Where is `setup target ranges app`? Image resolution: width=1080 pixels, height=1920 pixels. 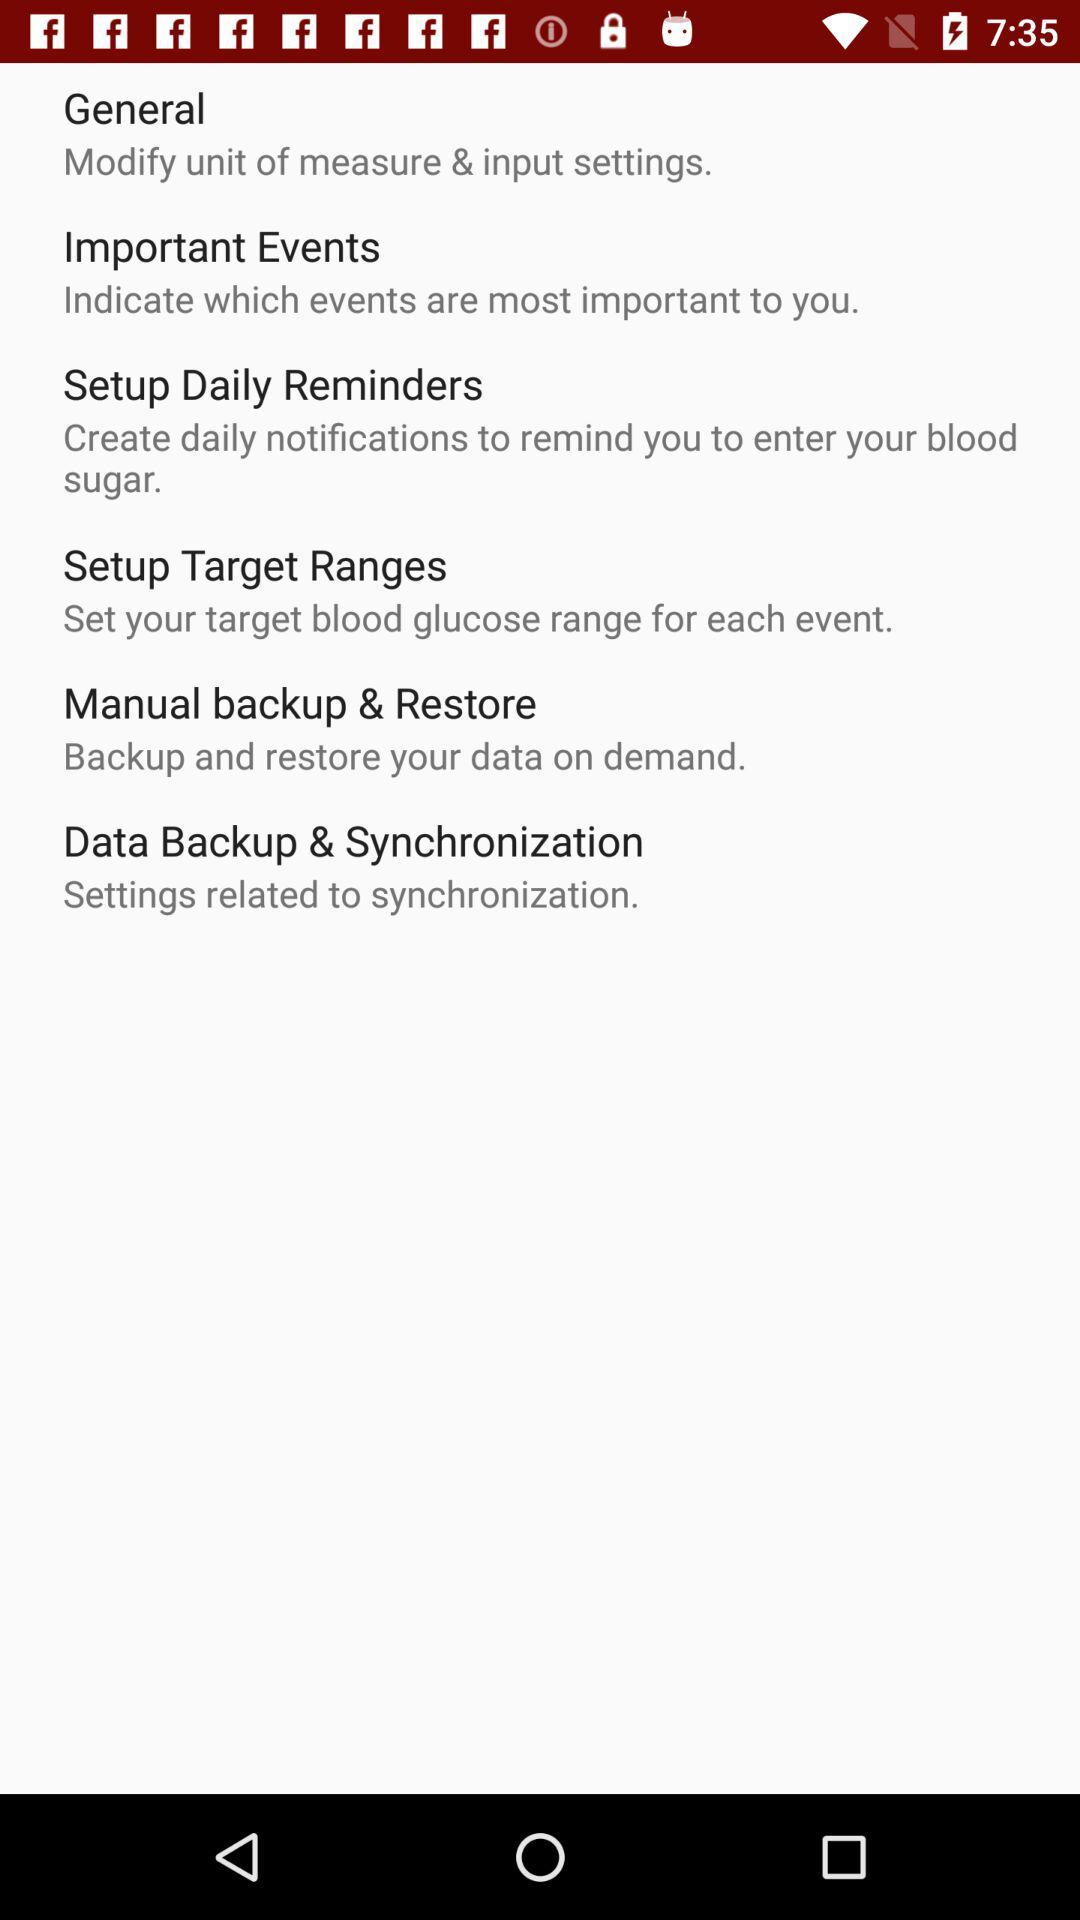
setup target ranges app is located at coordinates (254, 563).